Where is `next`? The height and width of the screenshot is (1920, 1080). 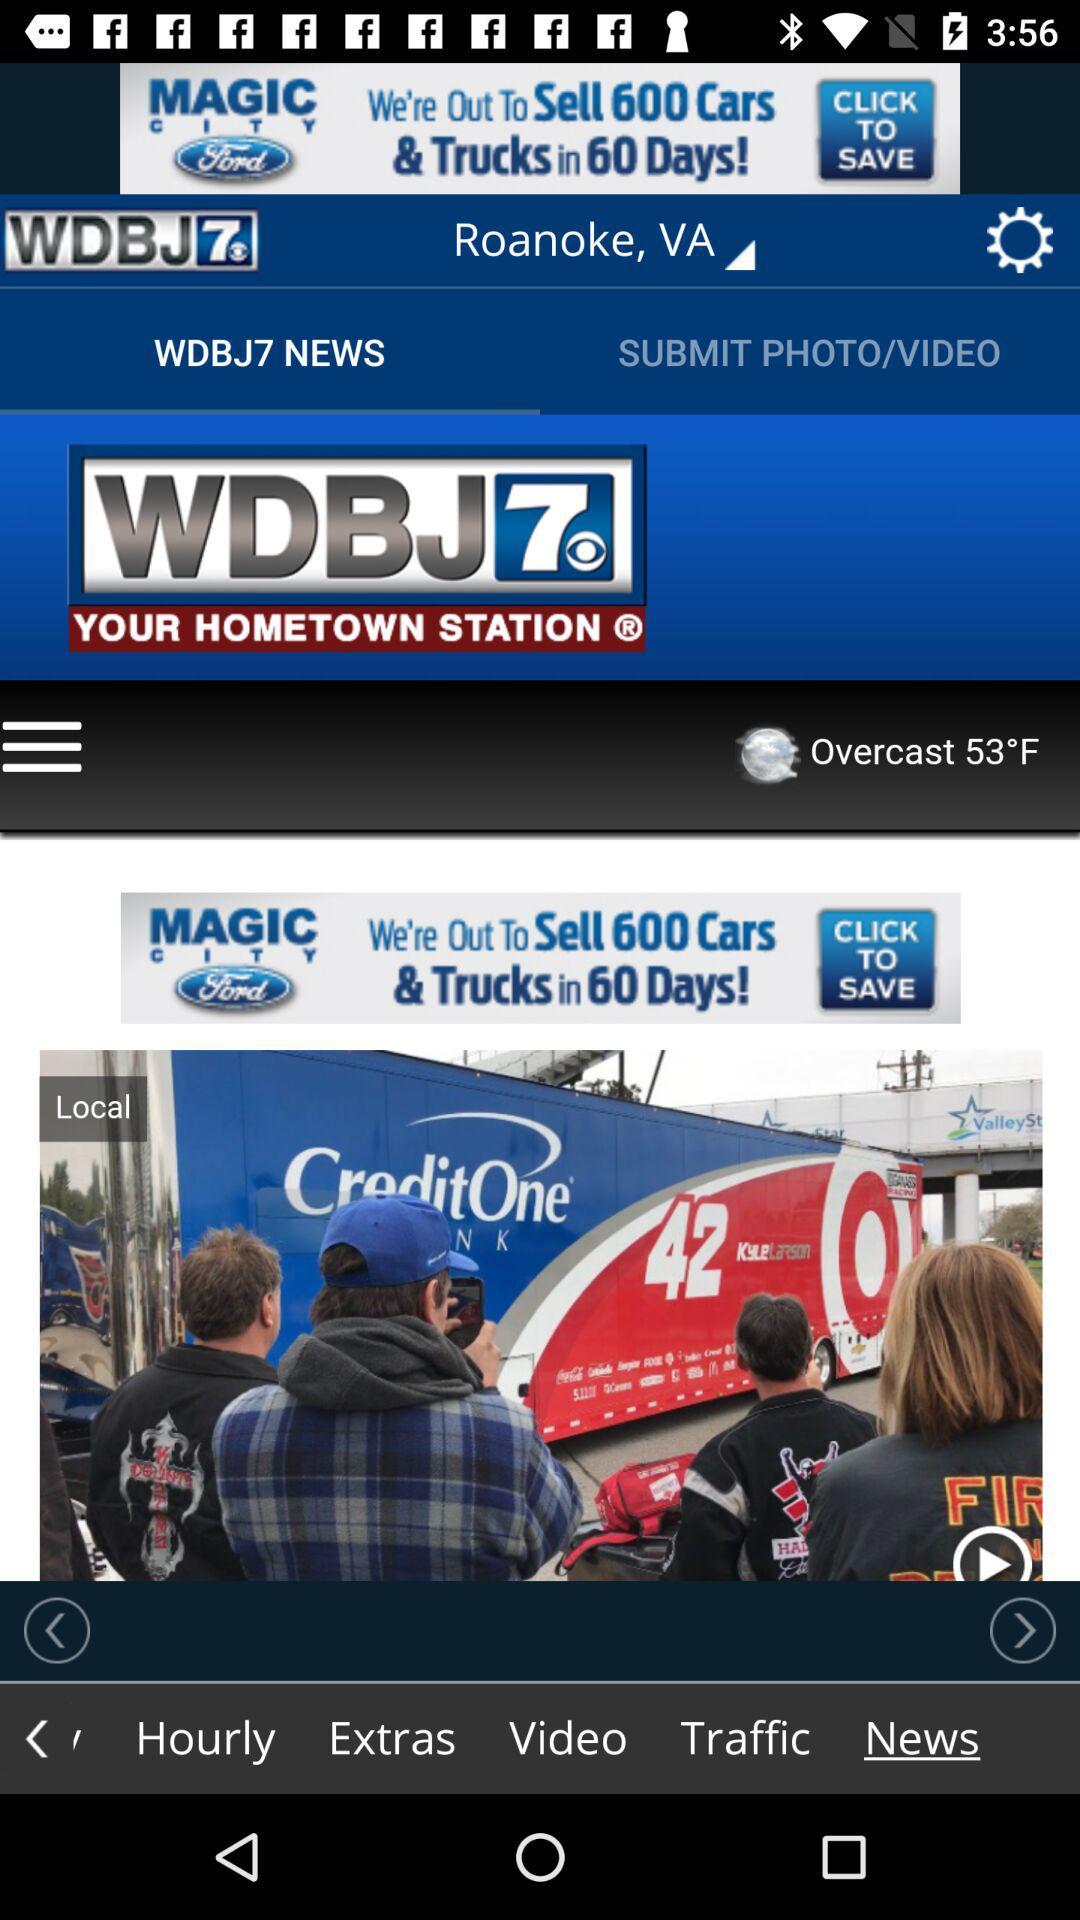 next is located at coordinates (1022, 1630).